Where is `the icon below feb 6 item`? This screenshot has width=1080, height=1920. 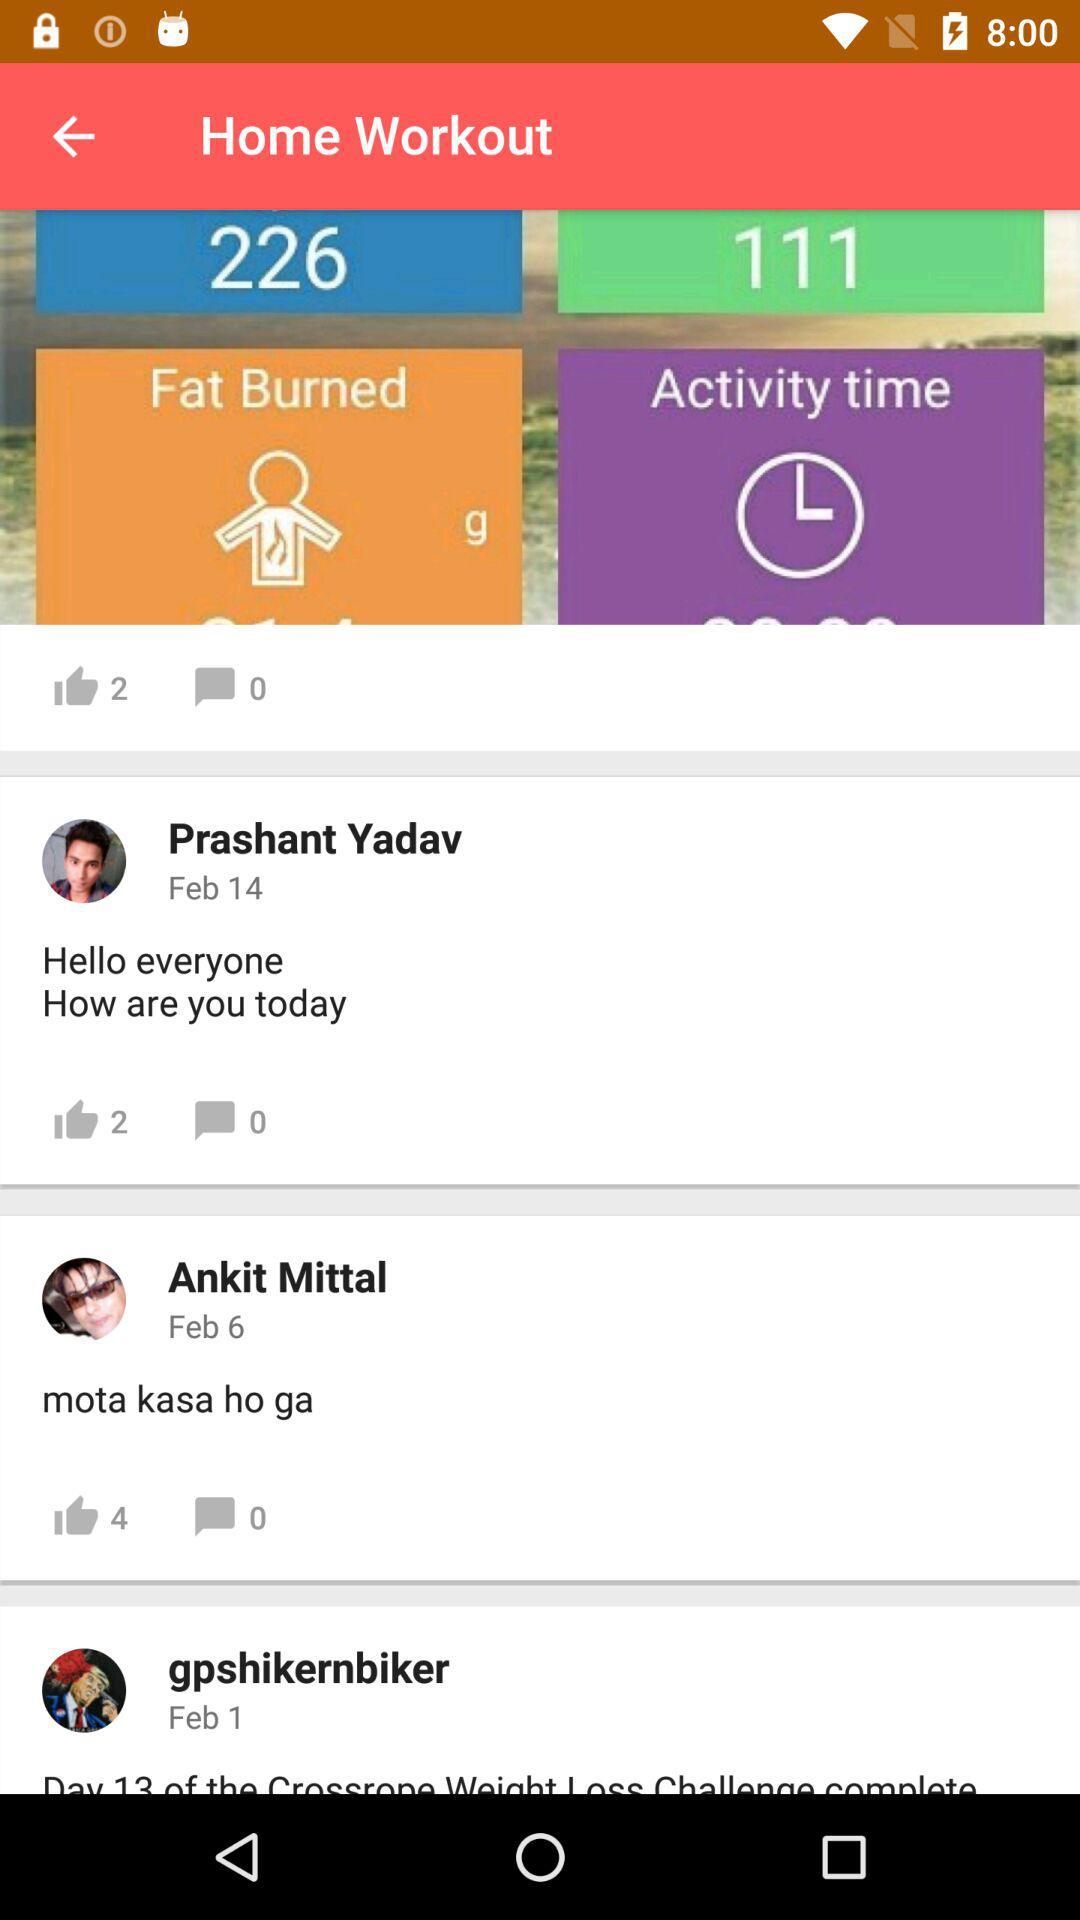
the icon below feb 6 item is located at coordinates (177, 1396).